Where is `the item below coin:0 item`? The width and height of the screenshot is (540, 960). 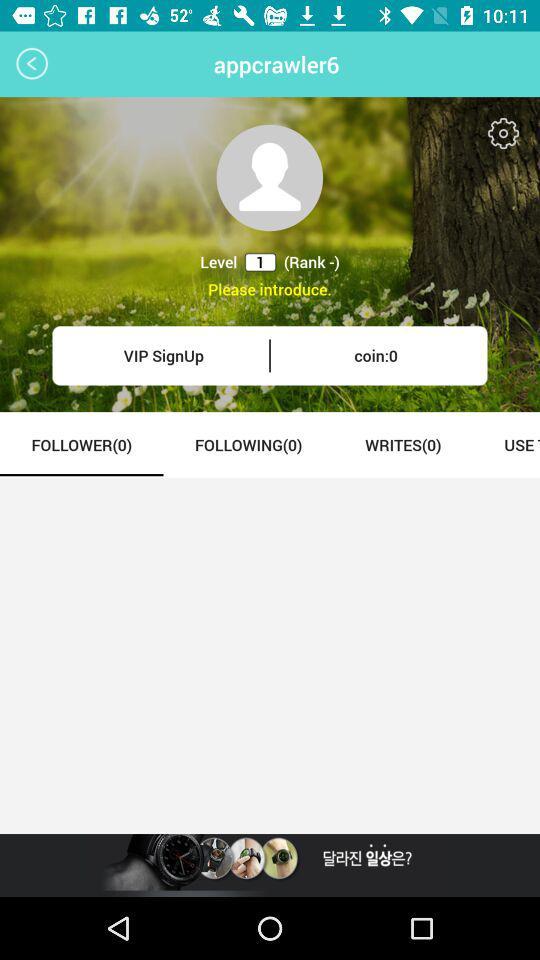
the item below coin:0 item is located at coordinates (403, 444).